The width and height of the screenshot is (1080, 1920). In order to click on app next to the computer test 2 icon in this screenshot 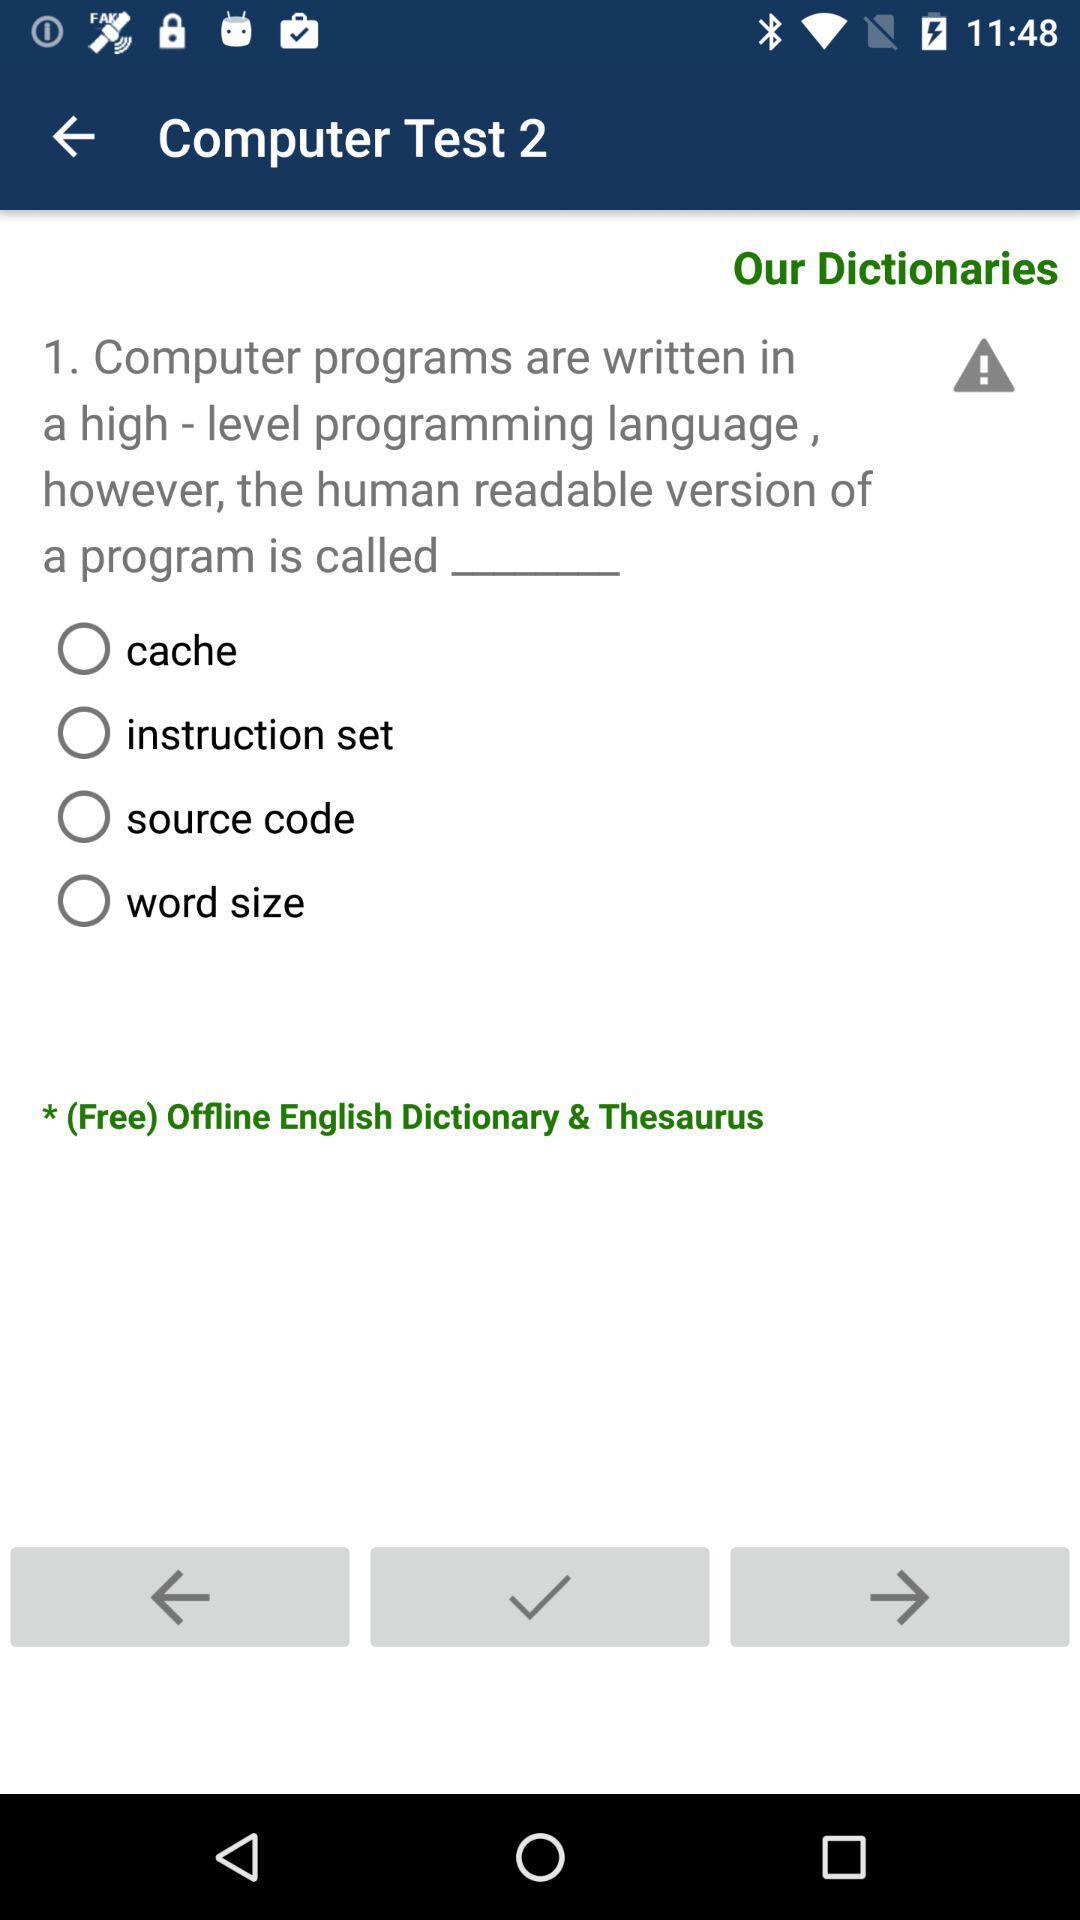, I will do `click(72, 135)`.